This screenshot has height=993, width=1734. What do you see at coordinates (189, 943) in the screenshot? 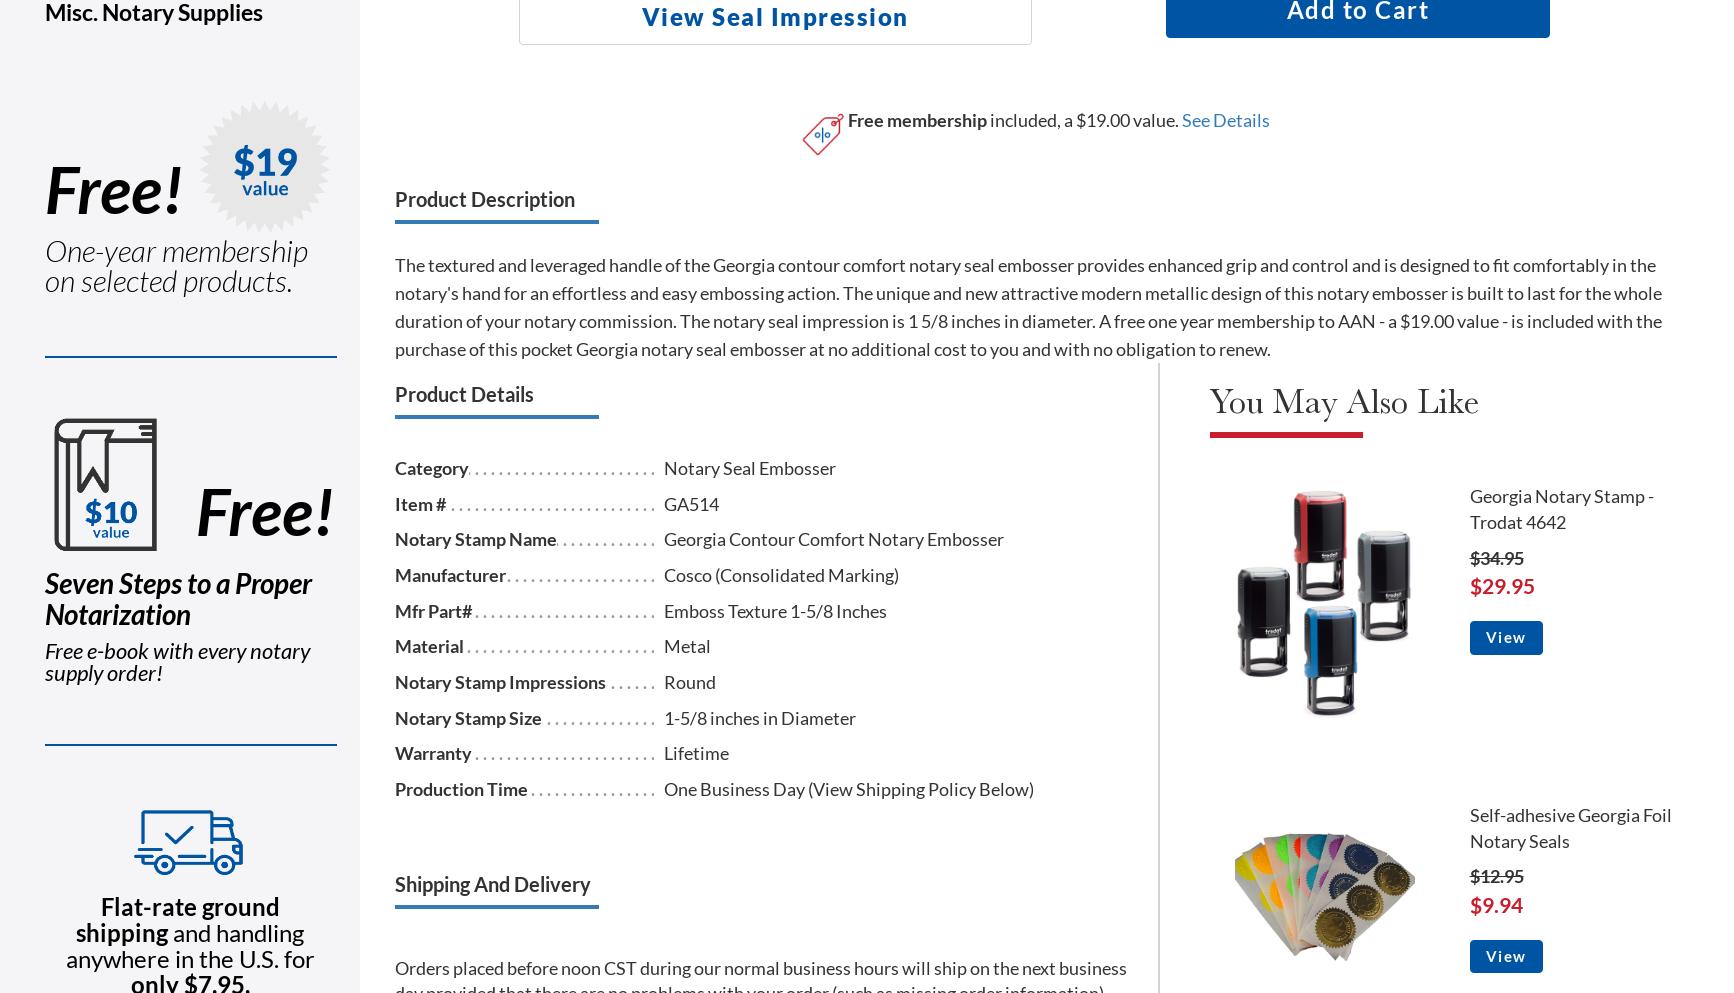
I see `'and handling anywhere in the U.S. for'` at bounding box center [189, 943].